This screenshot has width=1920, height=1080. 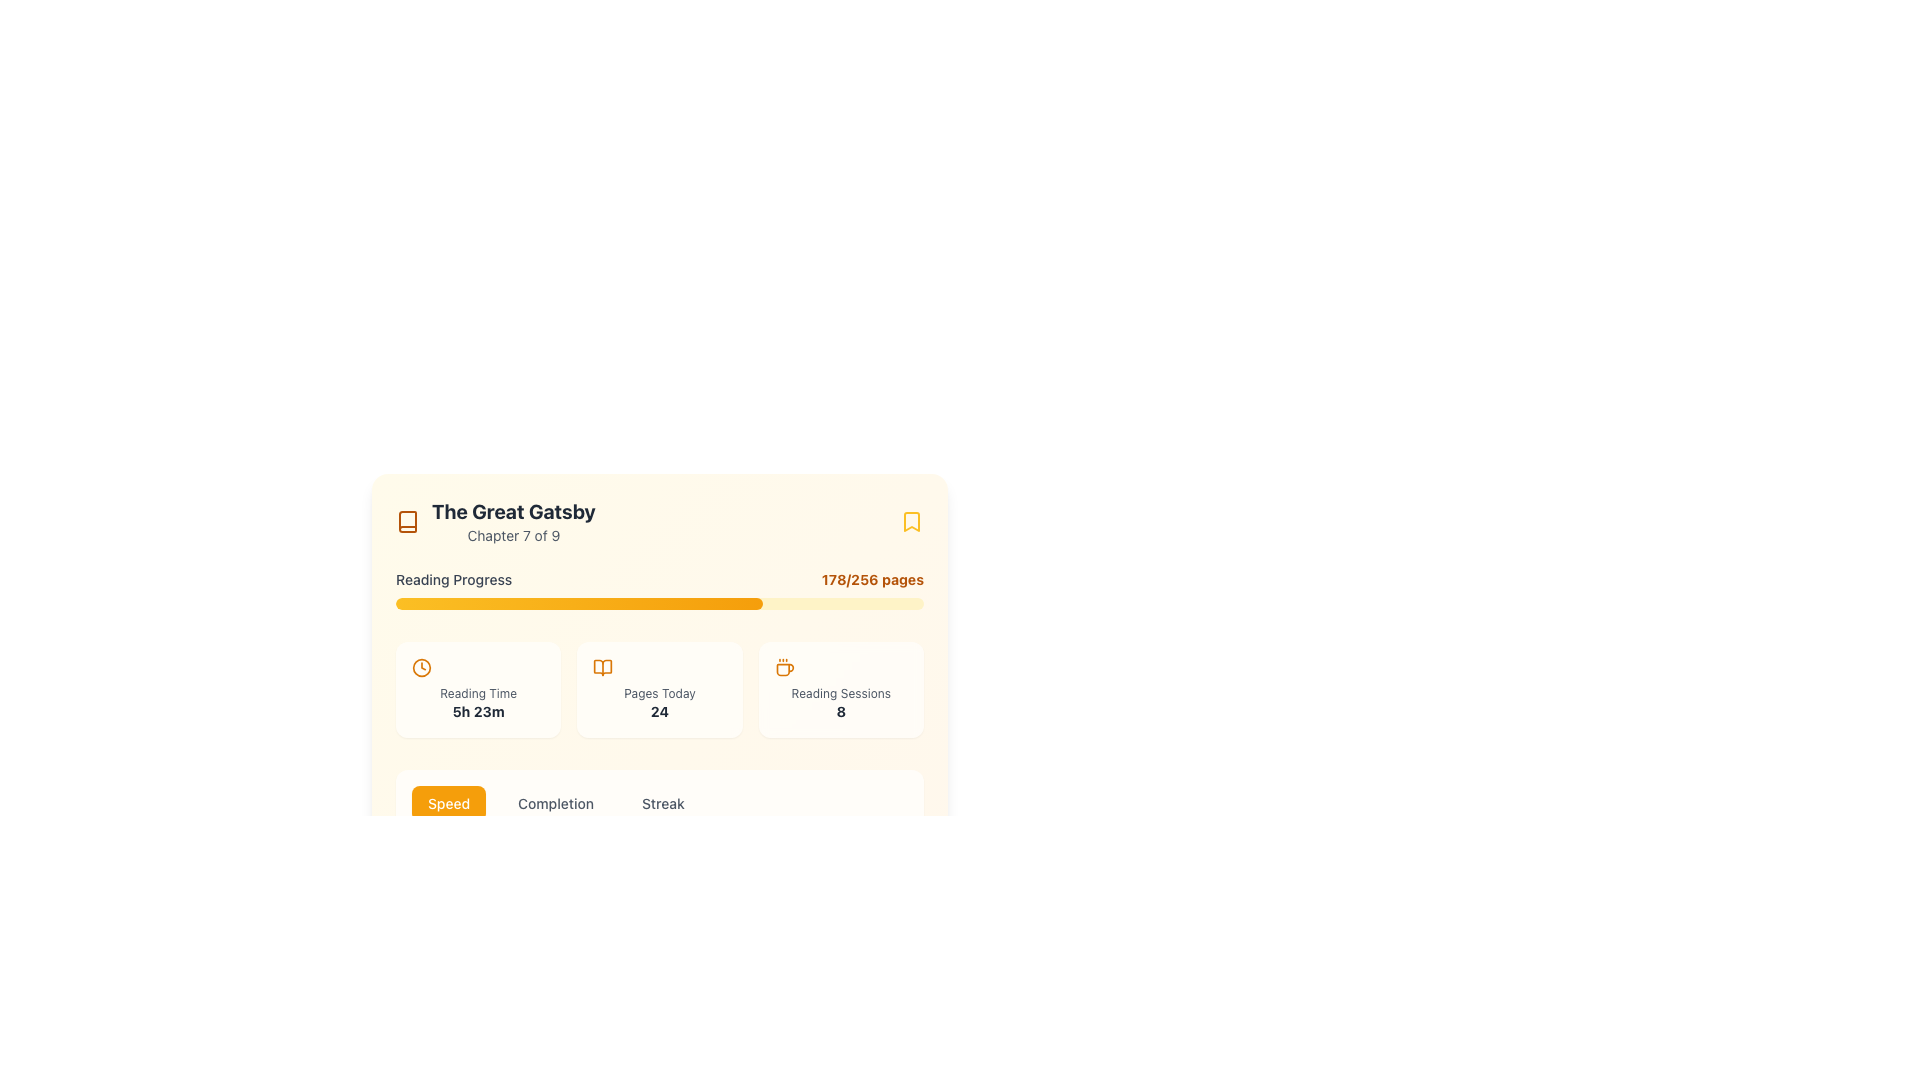 What do you see at coordinates (495, 520) in the screenshot?
I see `the composite element containing the book icon and text information representing the title 'The Great Gatsby' and subtitle 'Chapter 7 of 9' for accessibility purposes` at bounding box center [495, 520].